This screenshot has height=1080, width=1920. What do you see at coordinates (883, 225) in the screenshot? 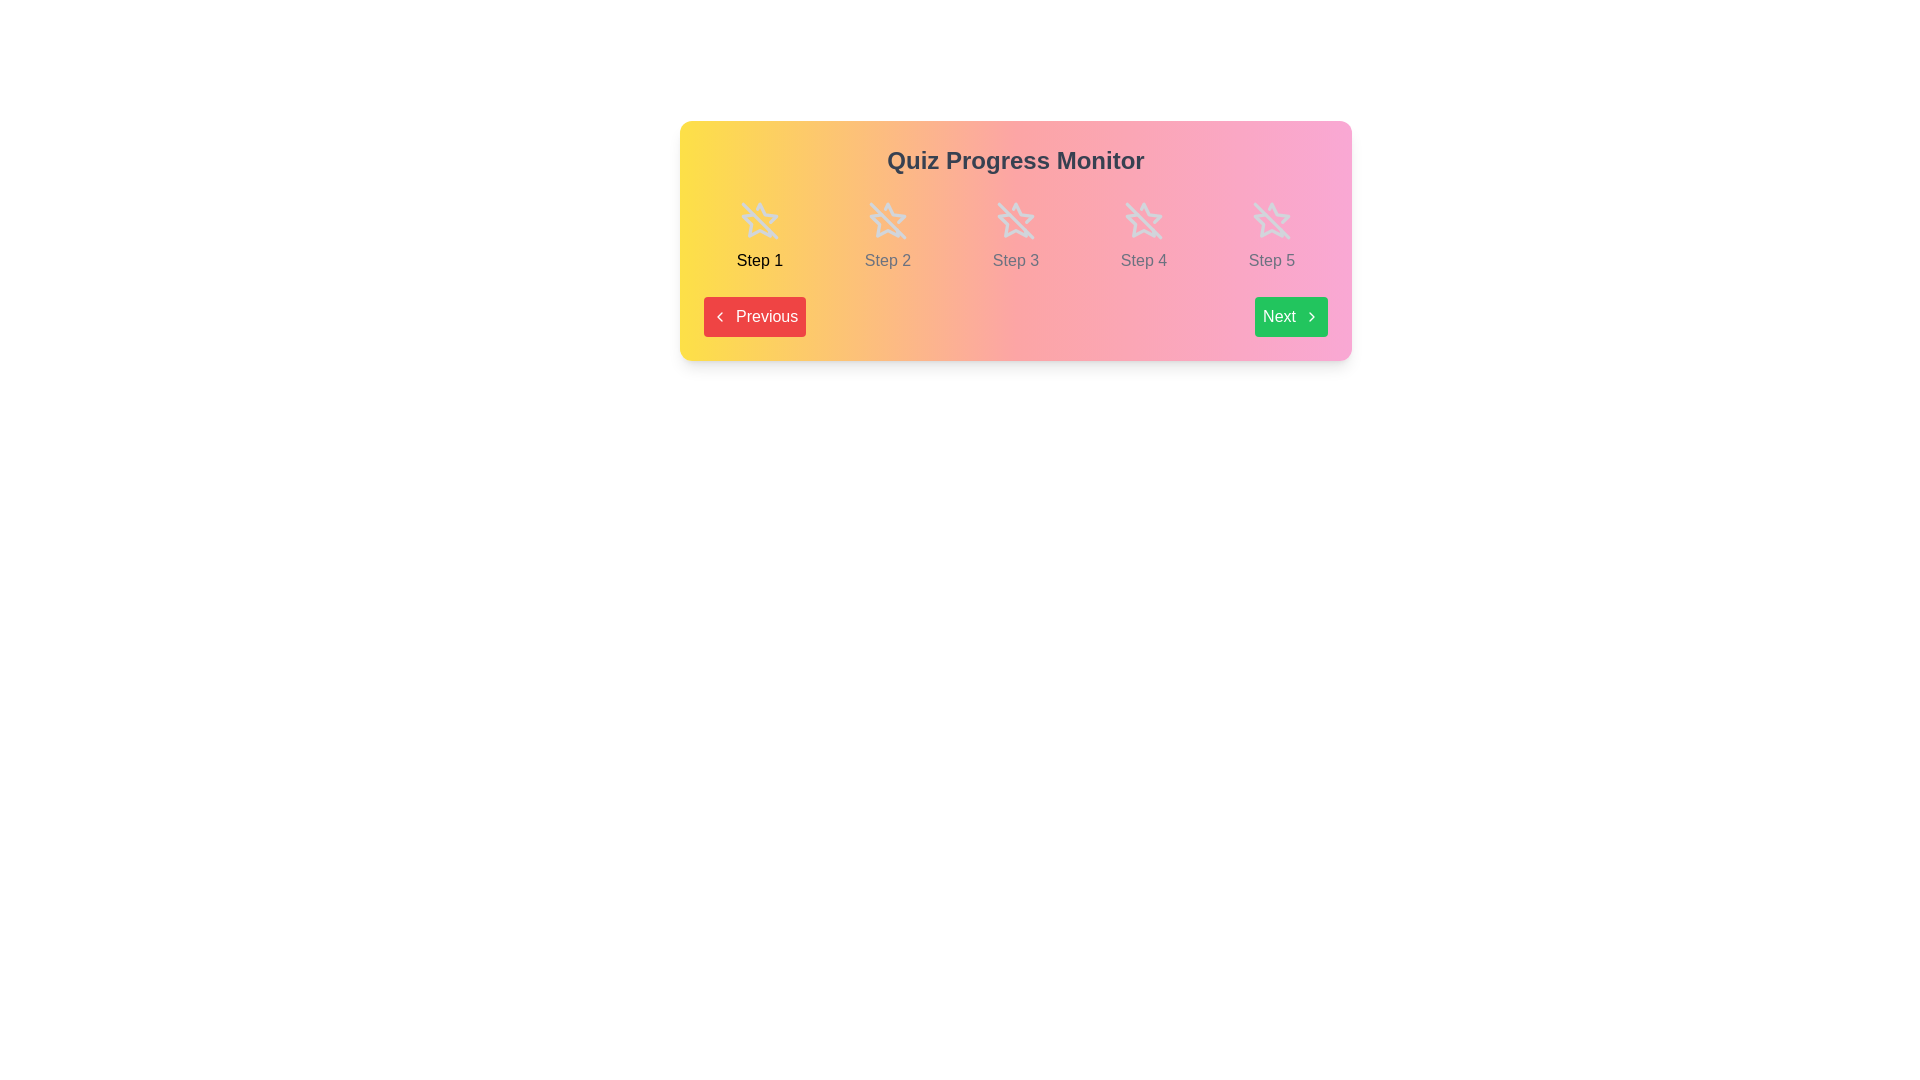
I see `the star-shaped icon that represents 'Step 2' in the quiz progress monitor` at bounding box center [883, 225].